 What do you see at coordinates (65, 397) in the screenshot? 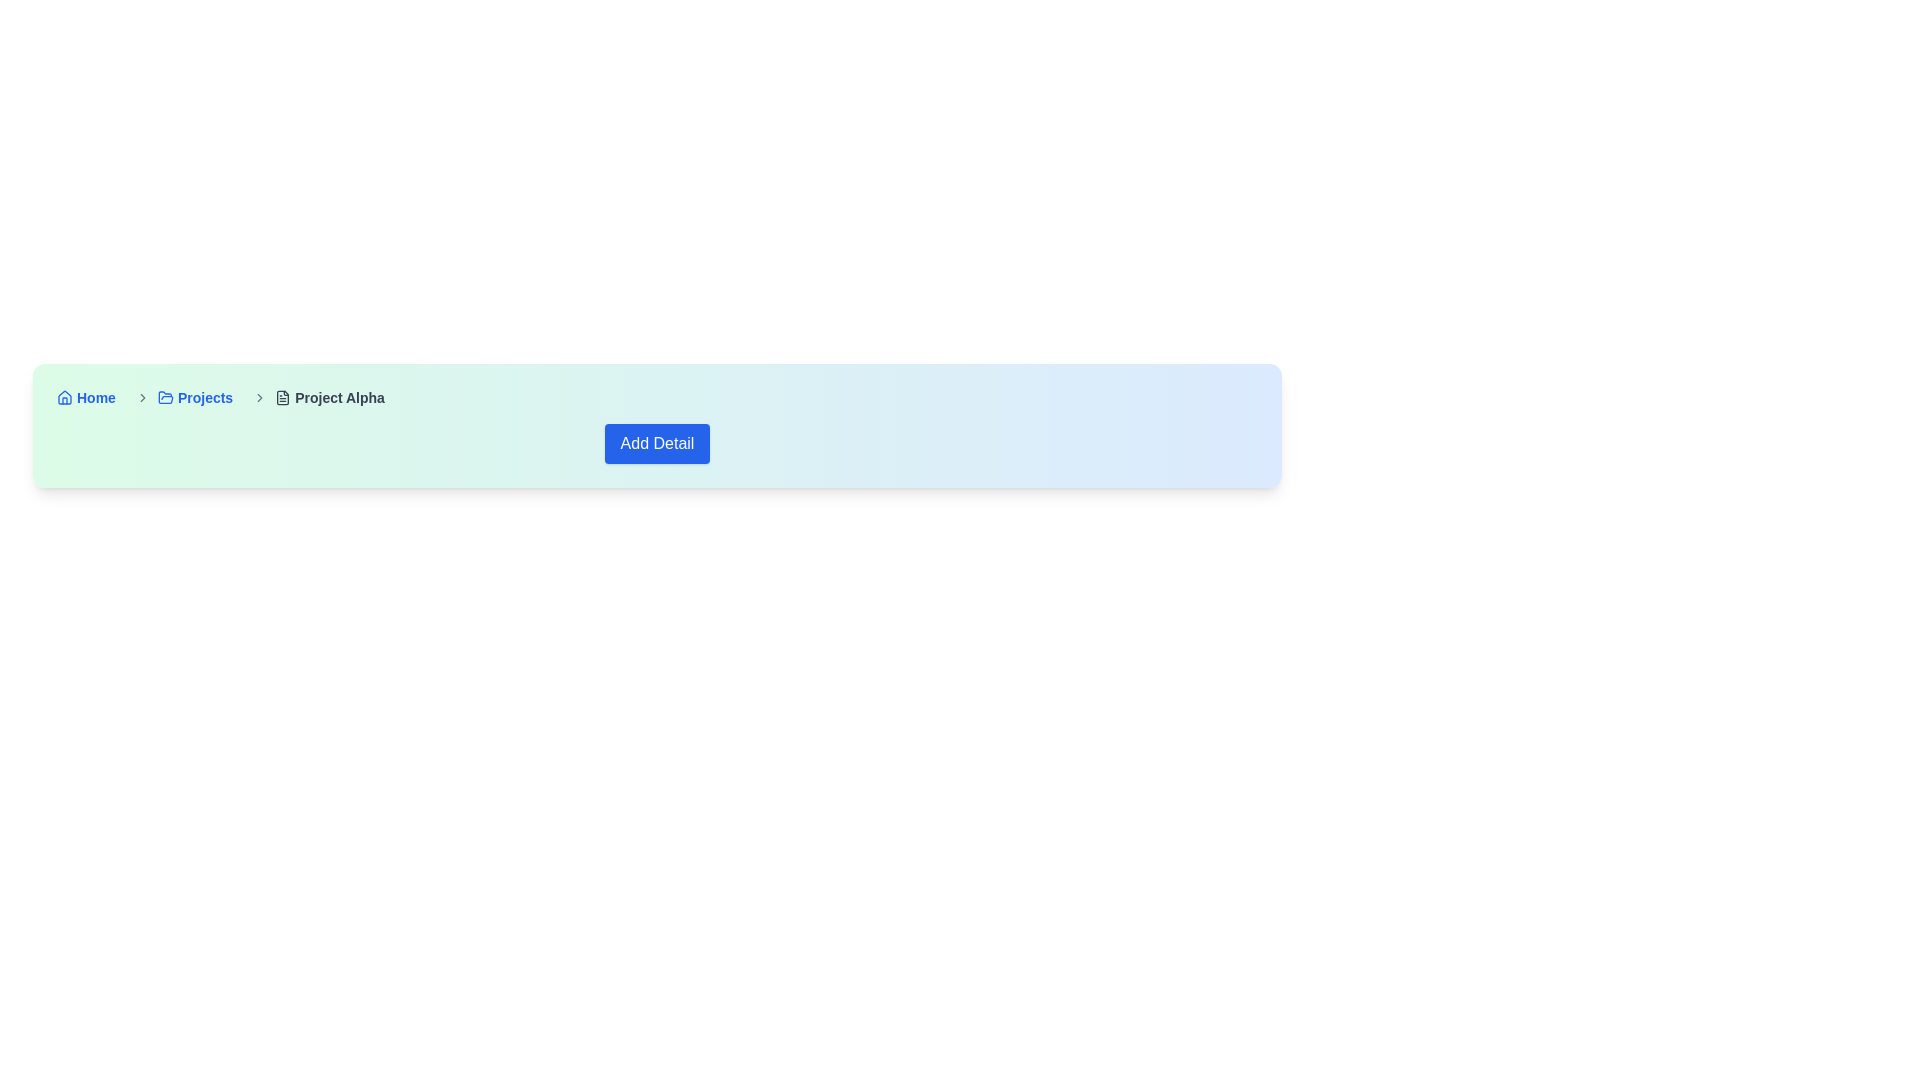
I see `the home icon, which is the first interactive element in the breadcrumb navigation bar, located directly to the left of the text 'Home'` at bounding box center [65, 397].